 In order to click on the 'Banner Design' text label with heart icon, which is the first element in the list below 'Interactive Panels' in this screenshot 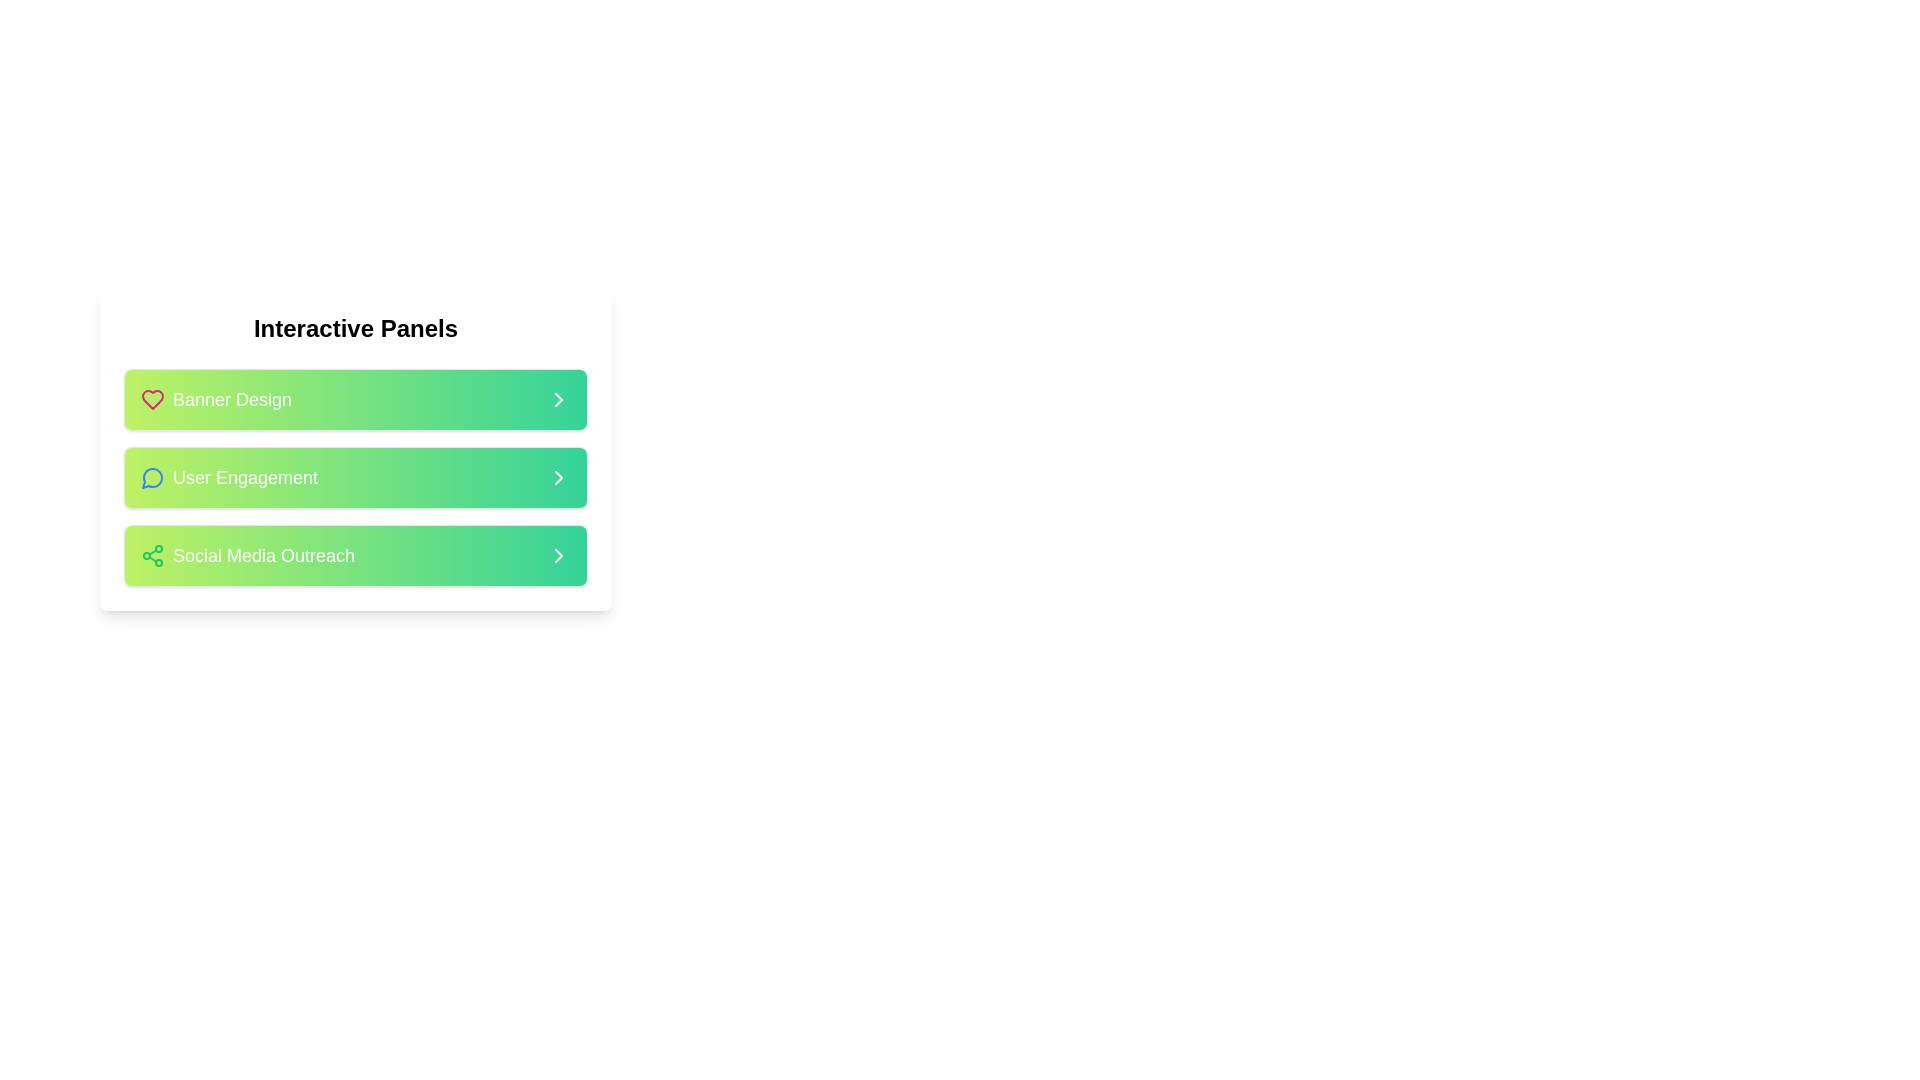, I will do `click(216, 400)`.